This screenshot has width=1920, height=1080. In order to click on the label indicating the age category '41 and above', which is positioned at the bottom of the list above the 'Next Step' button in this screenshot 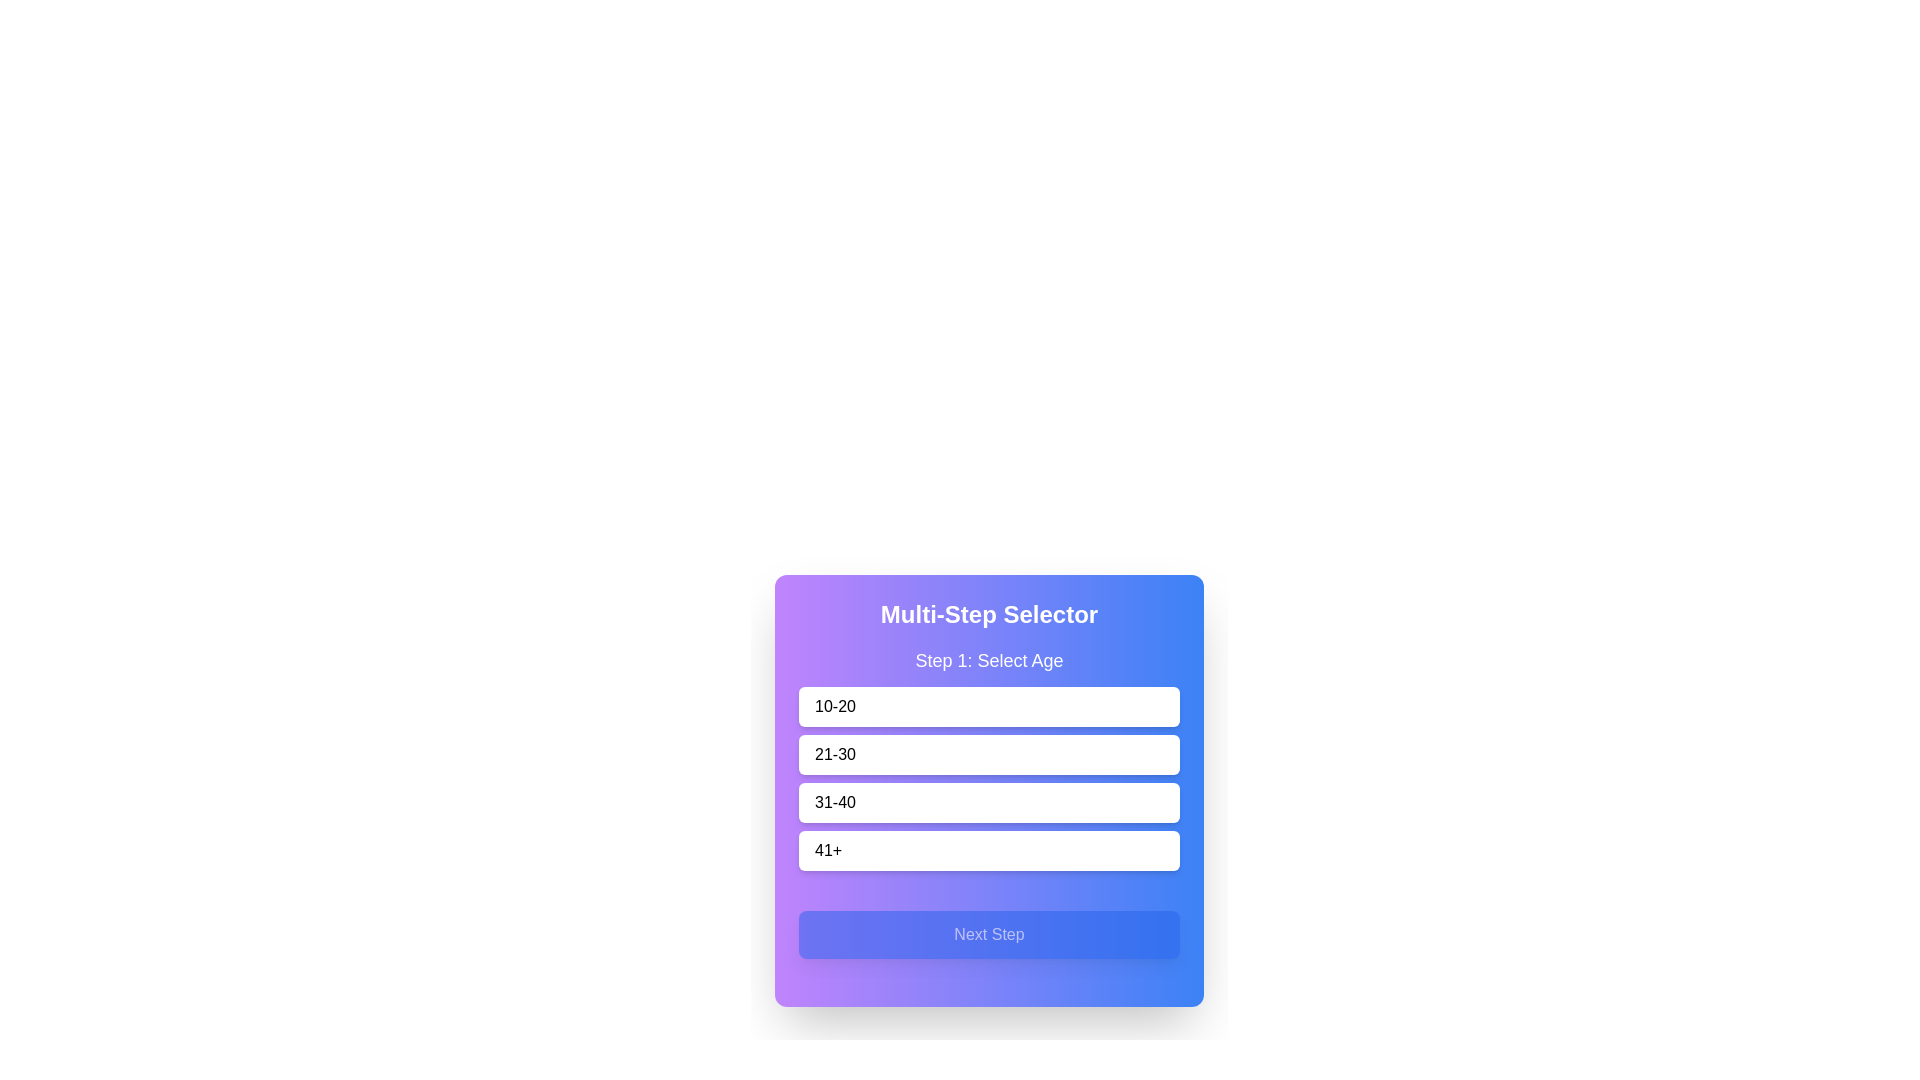, I will do `click(828, 851)`.